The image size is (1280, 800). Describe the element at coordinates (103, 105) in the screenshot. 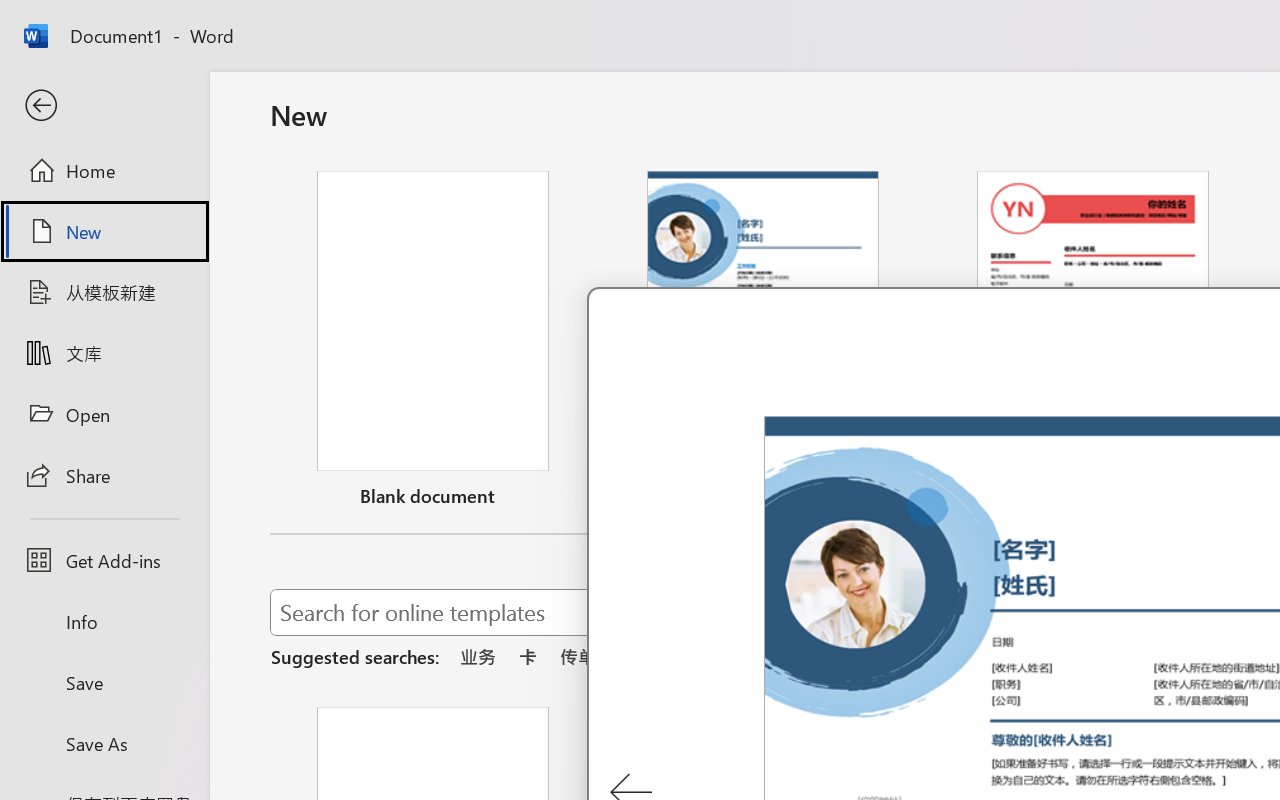

I see `'Back'` at that location.